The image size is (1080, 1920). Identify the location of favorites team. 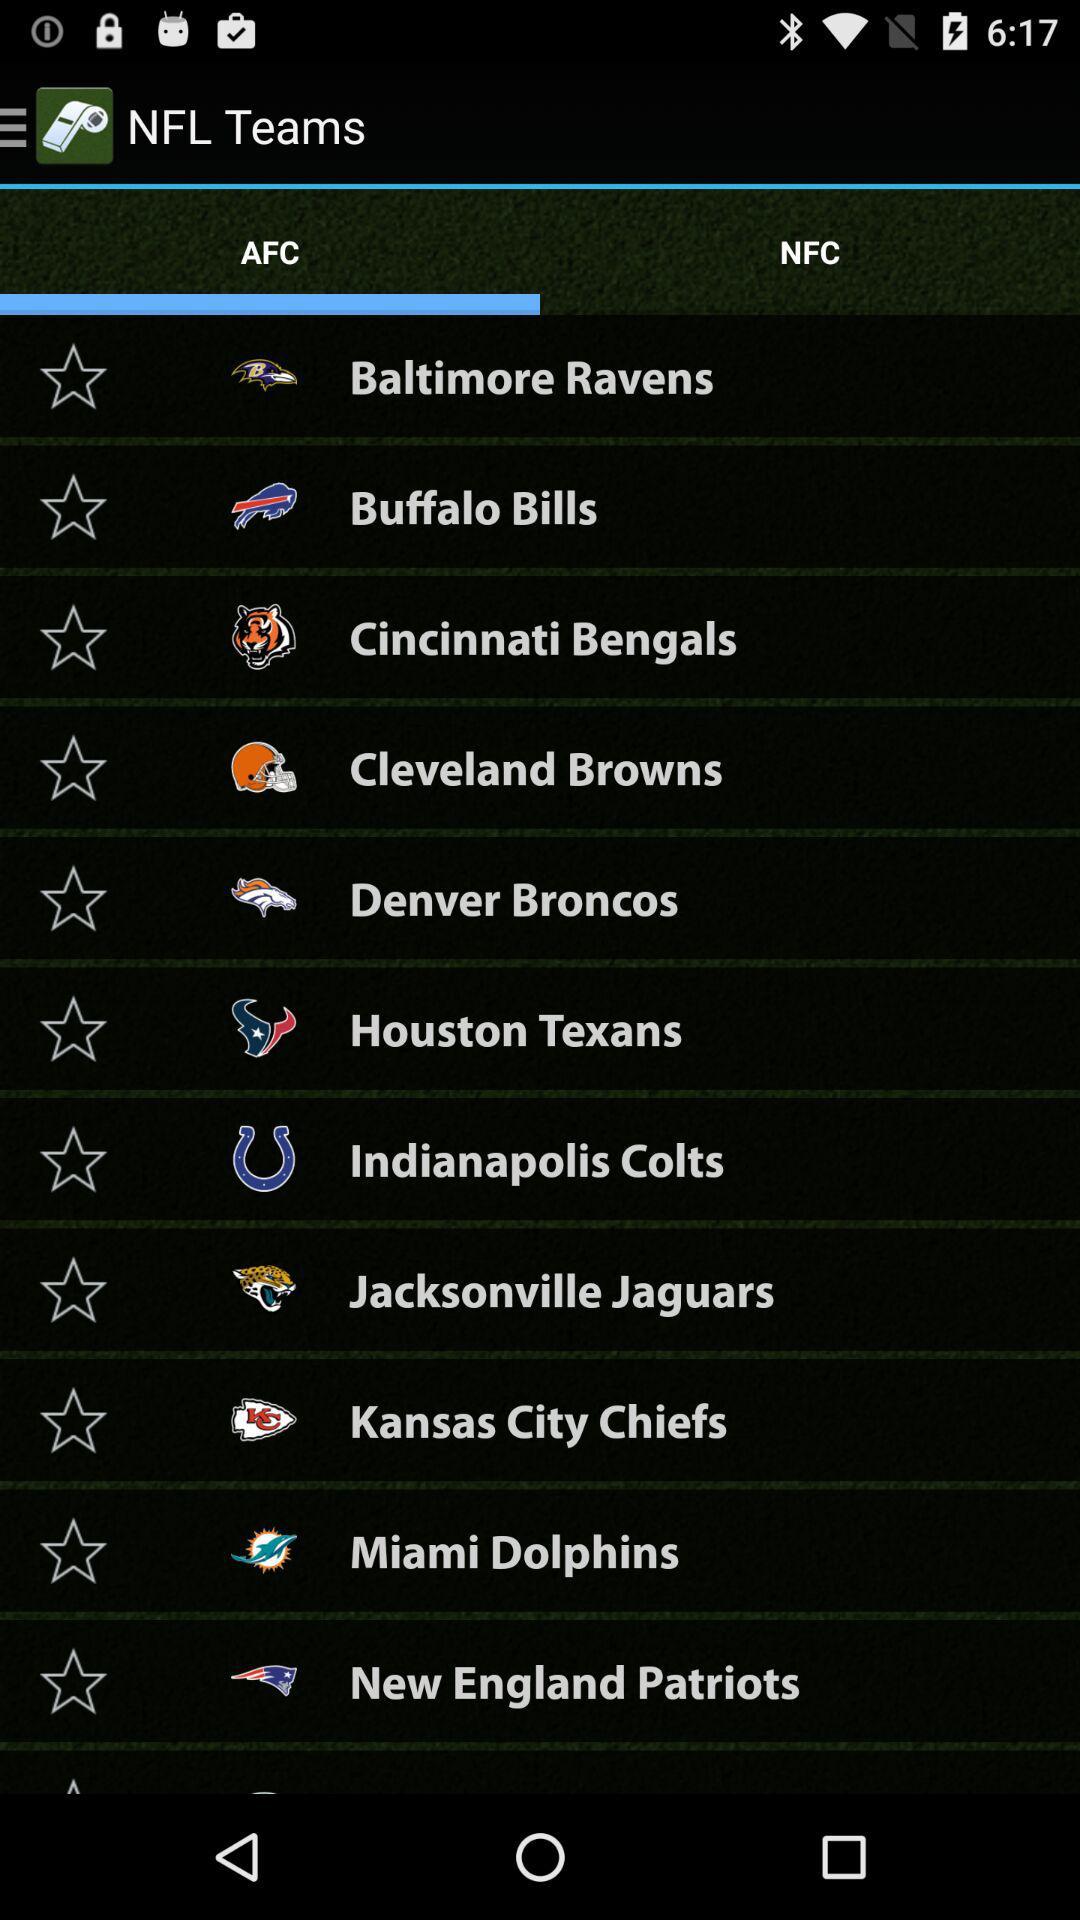
(72, 766).